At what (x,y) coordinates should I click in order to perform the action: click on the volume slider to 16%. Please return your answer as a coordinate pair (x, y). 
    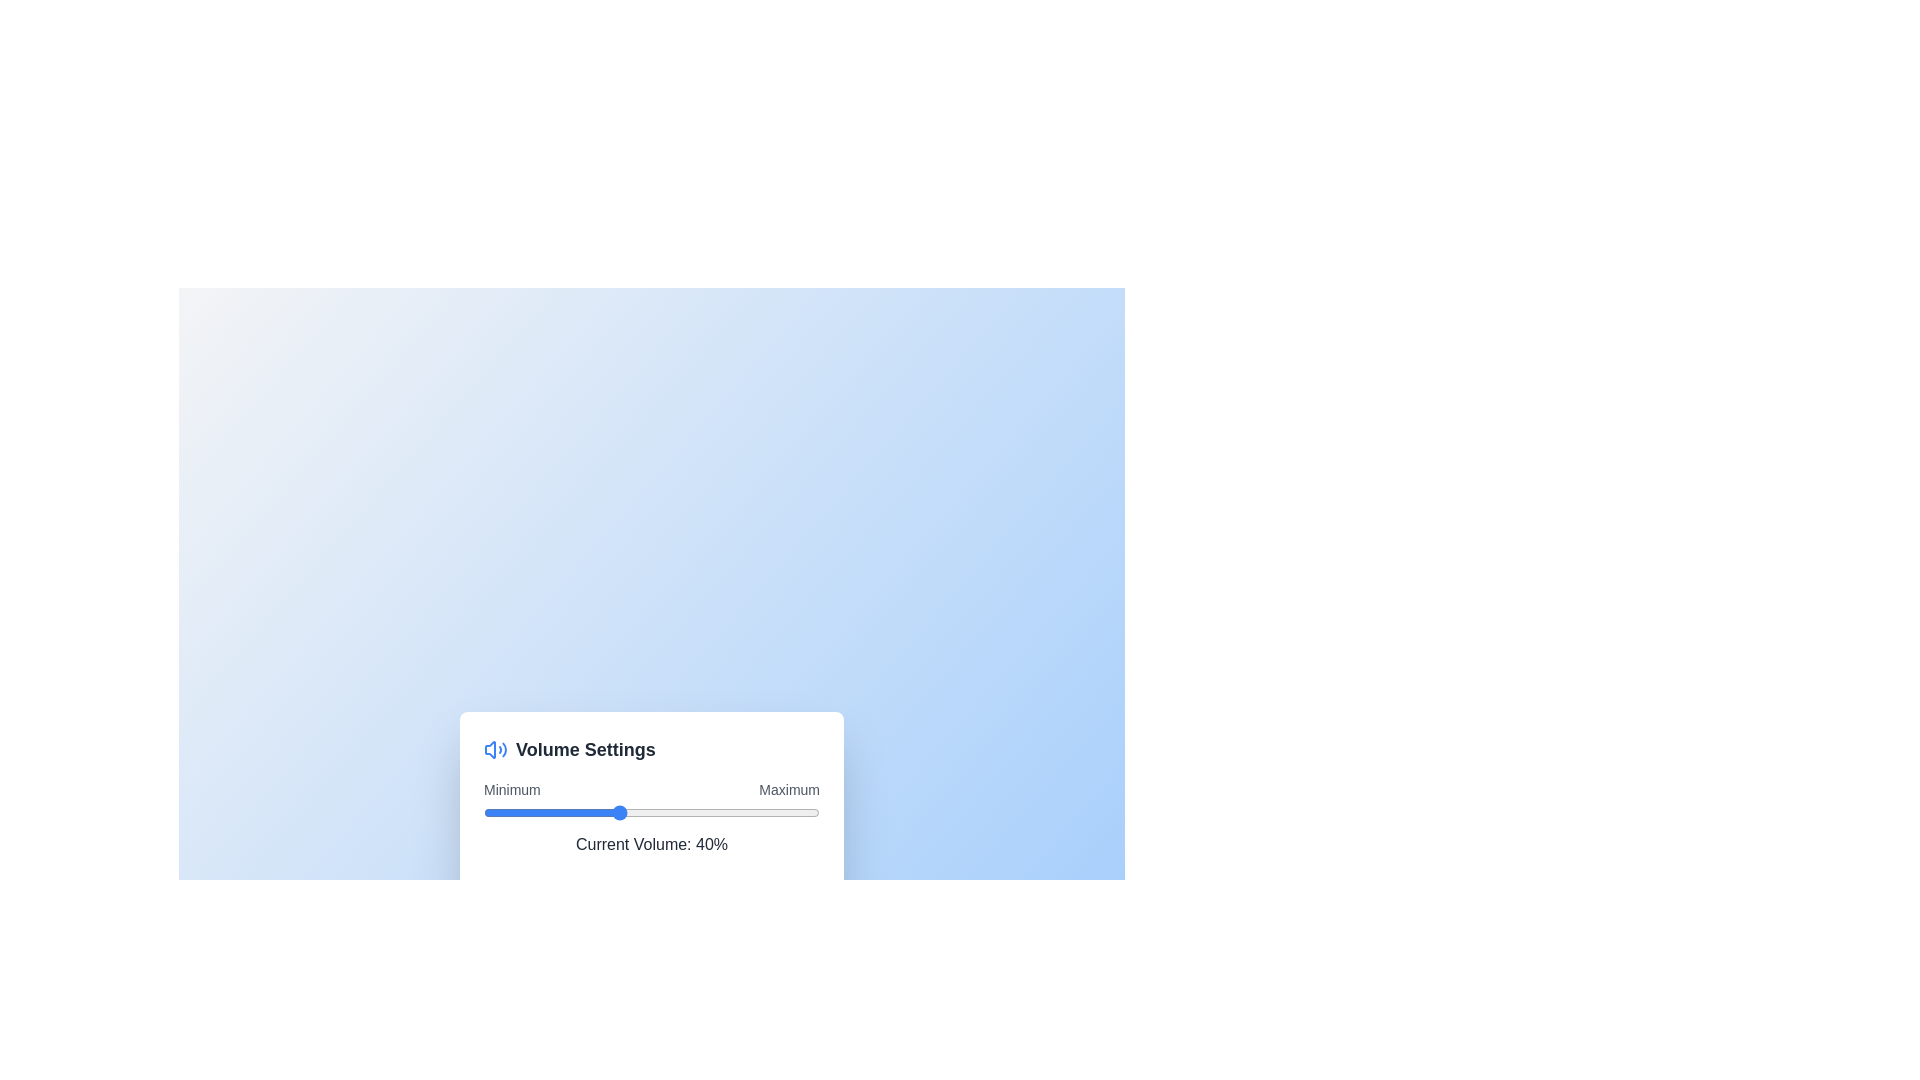
    Looking at the image, I should click on (537, 812).